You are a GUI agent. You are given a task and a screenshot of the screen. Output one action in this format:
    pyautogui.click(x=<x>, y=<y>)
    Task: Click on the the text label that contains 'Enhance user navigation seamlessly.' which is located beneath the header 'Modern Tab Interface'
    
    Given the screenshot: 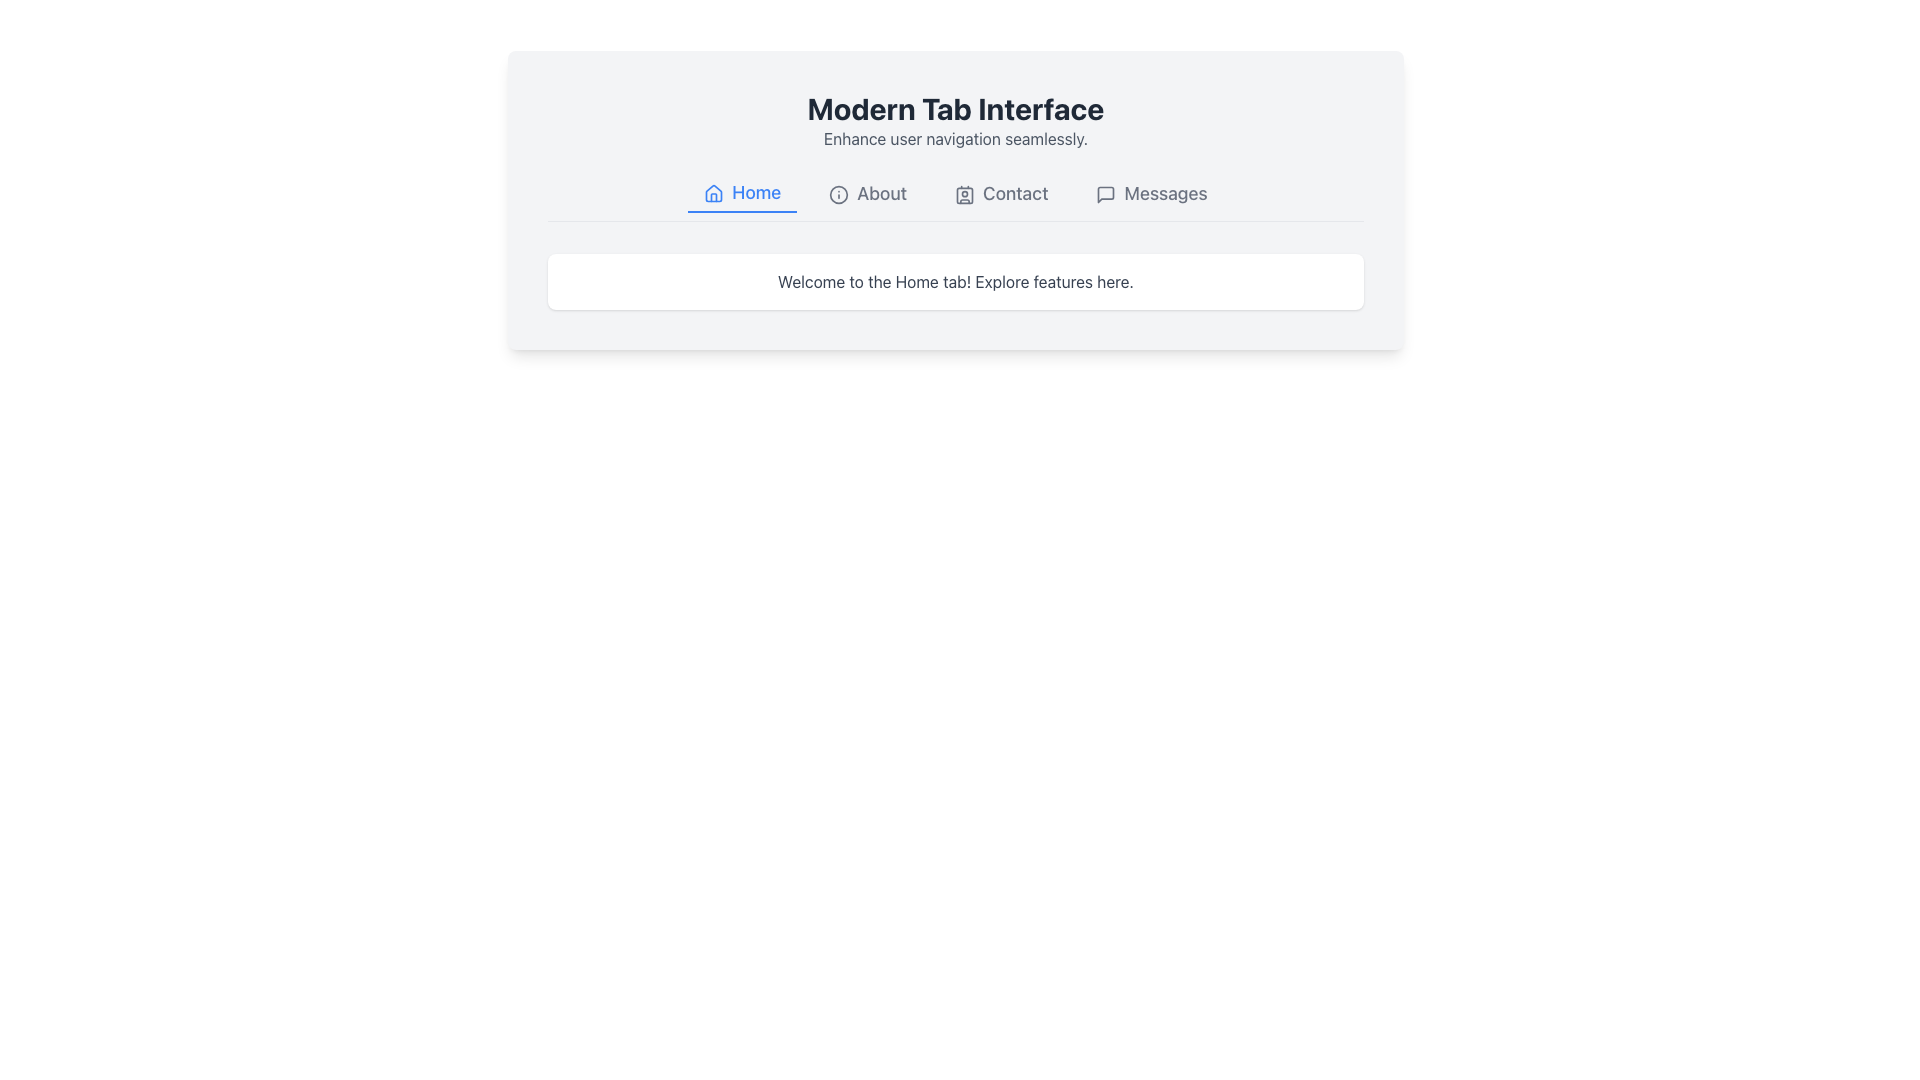 What is the action you would take?
    pyautogui.click(x=954, y=137)
    